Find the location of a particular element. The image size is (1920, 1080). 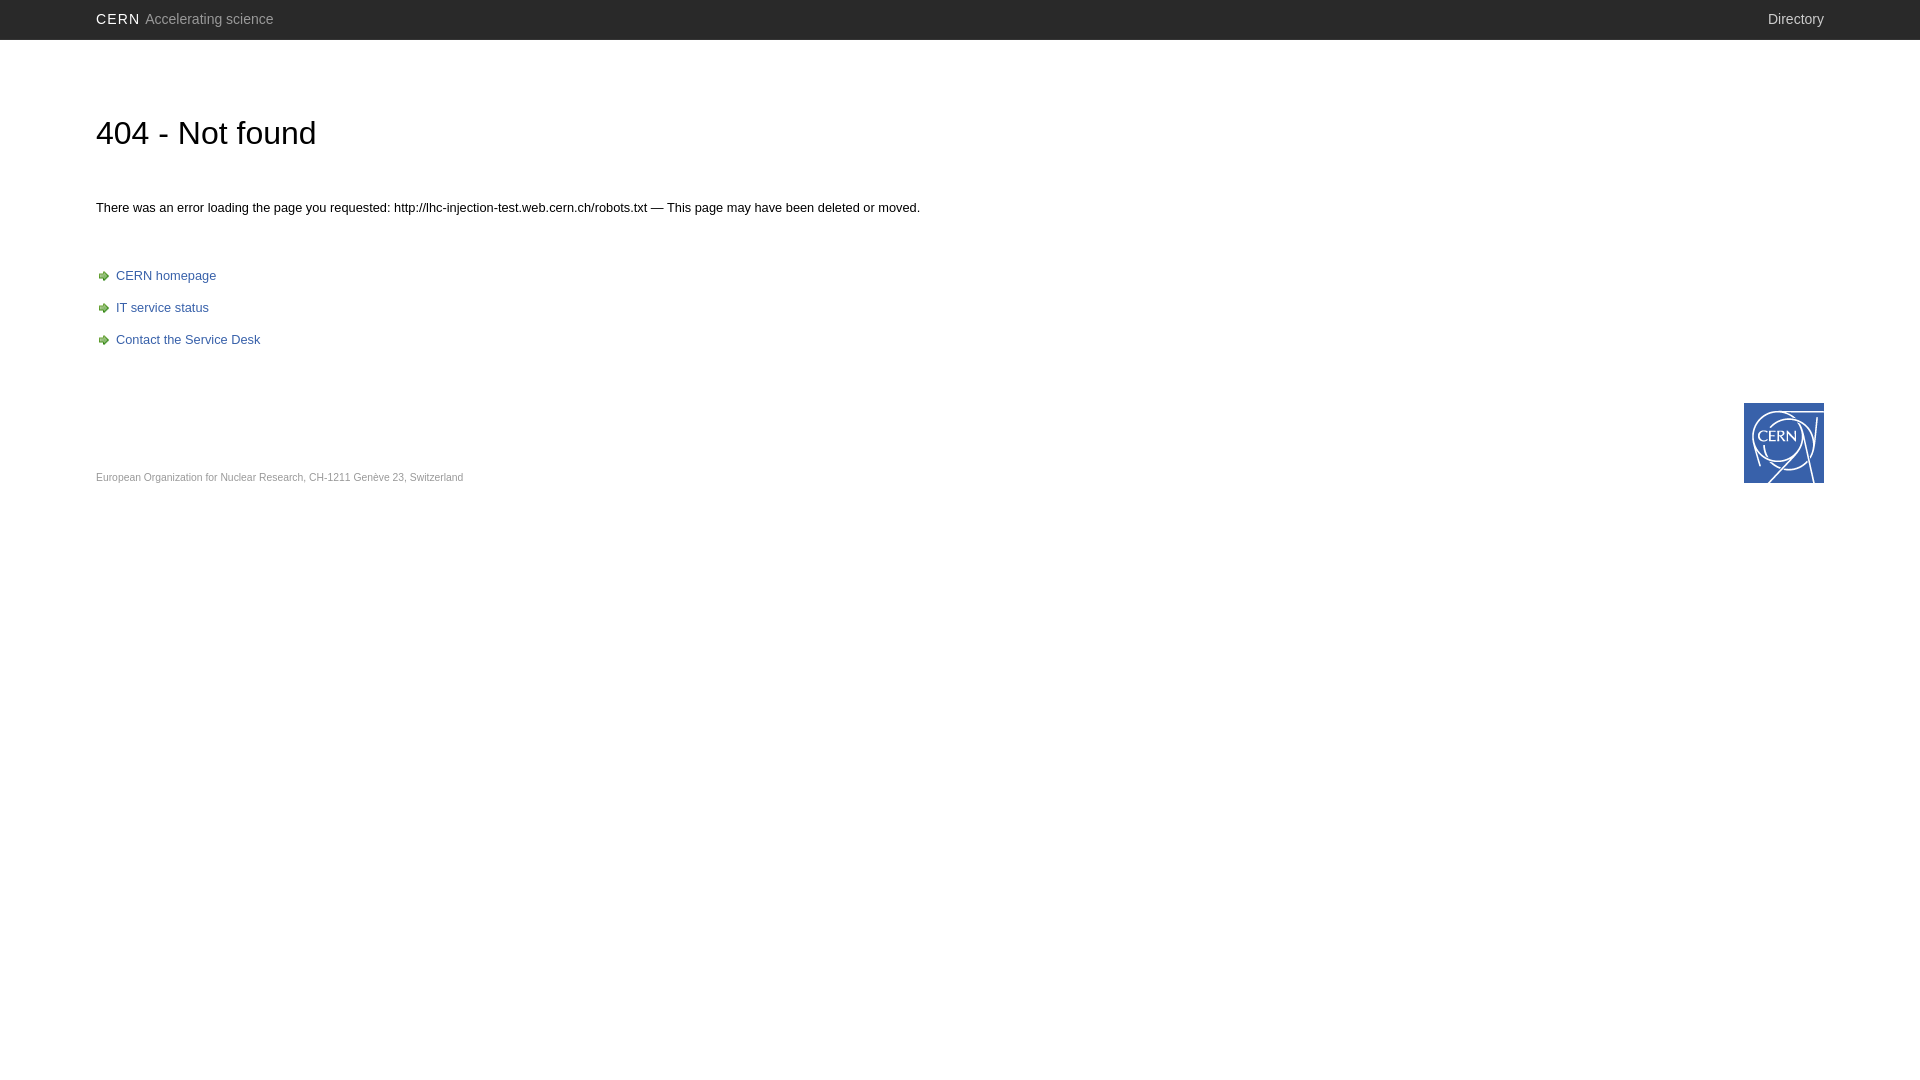

'Directory' is located at coordinates (1795, 19).